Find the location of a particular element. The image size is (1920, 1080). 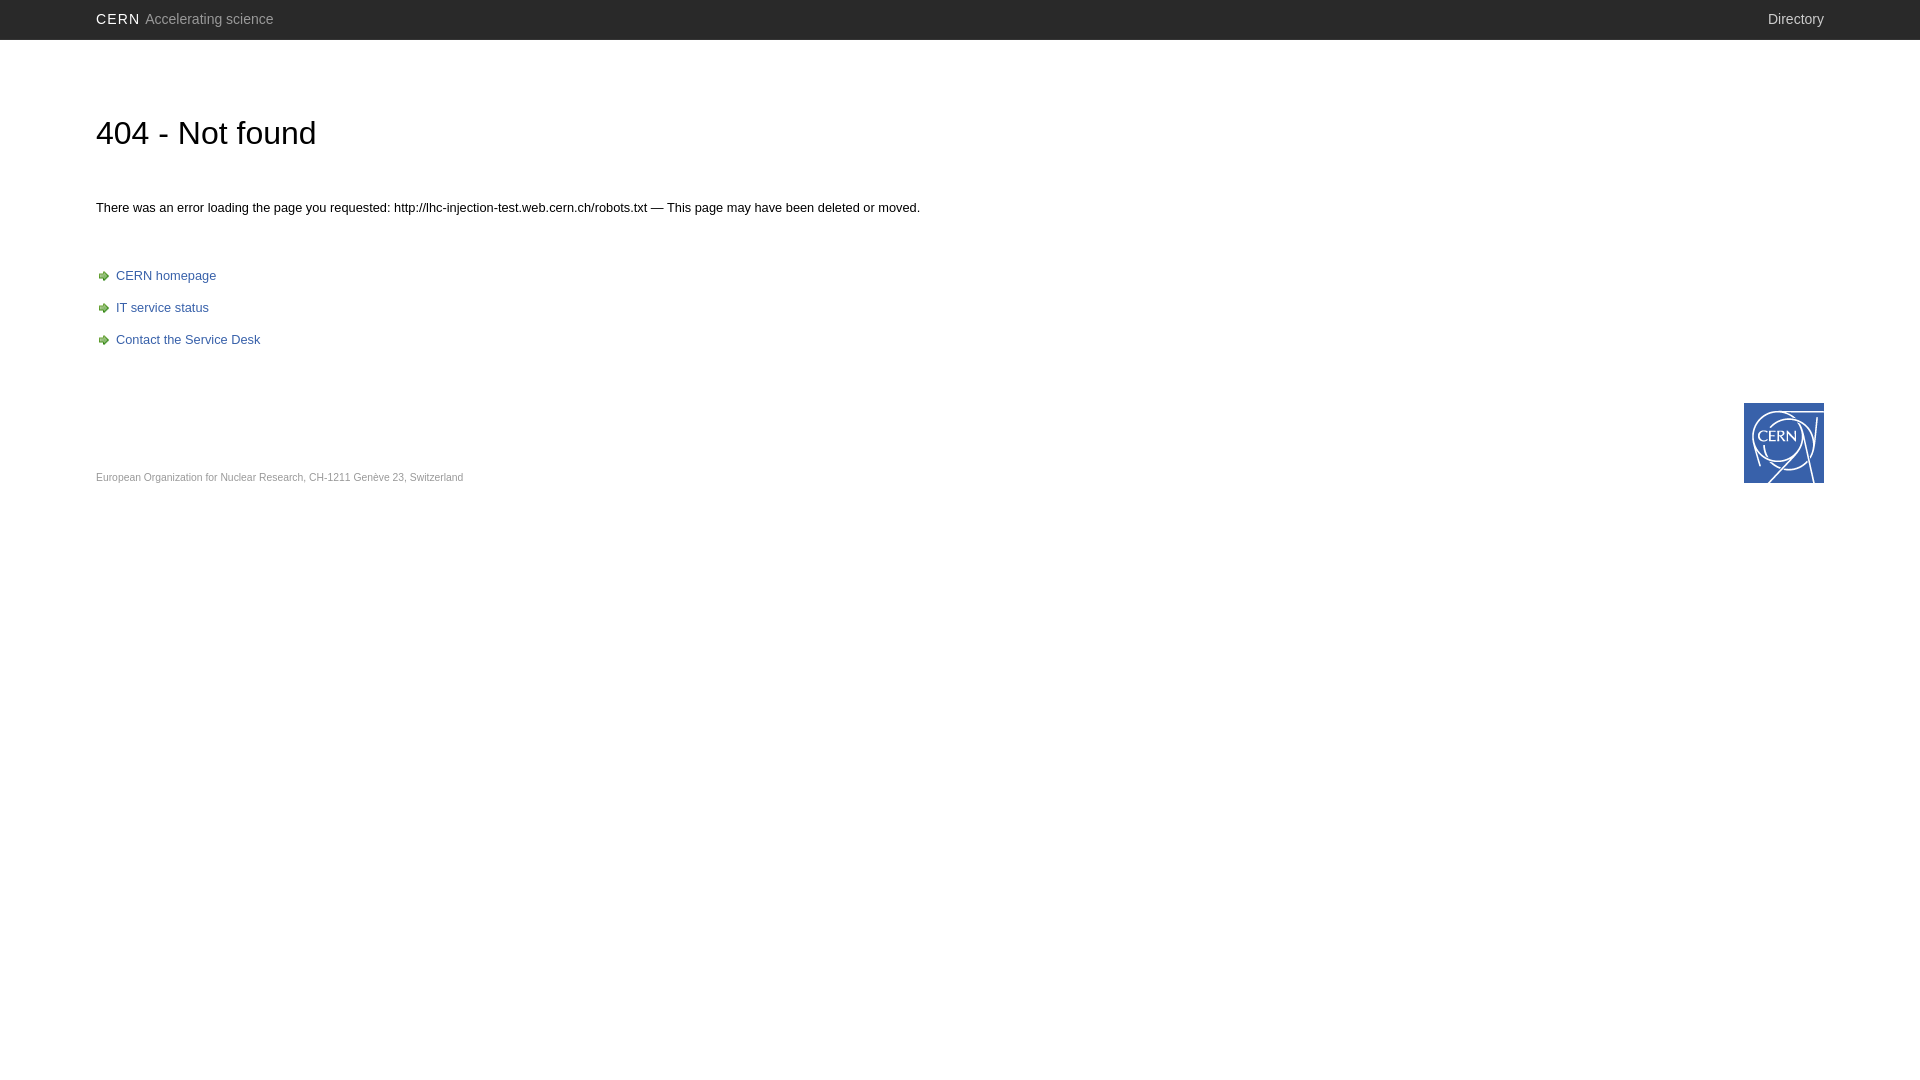

'Directory' is located at coordinates (1795, 19).